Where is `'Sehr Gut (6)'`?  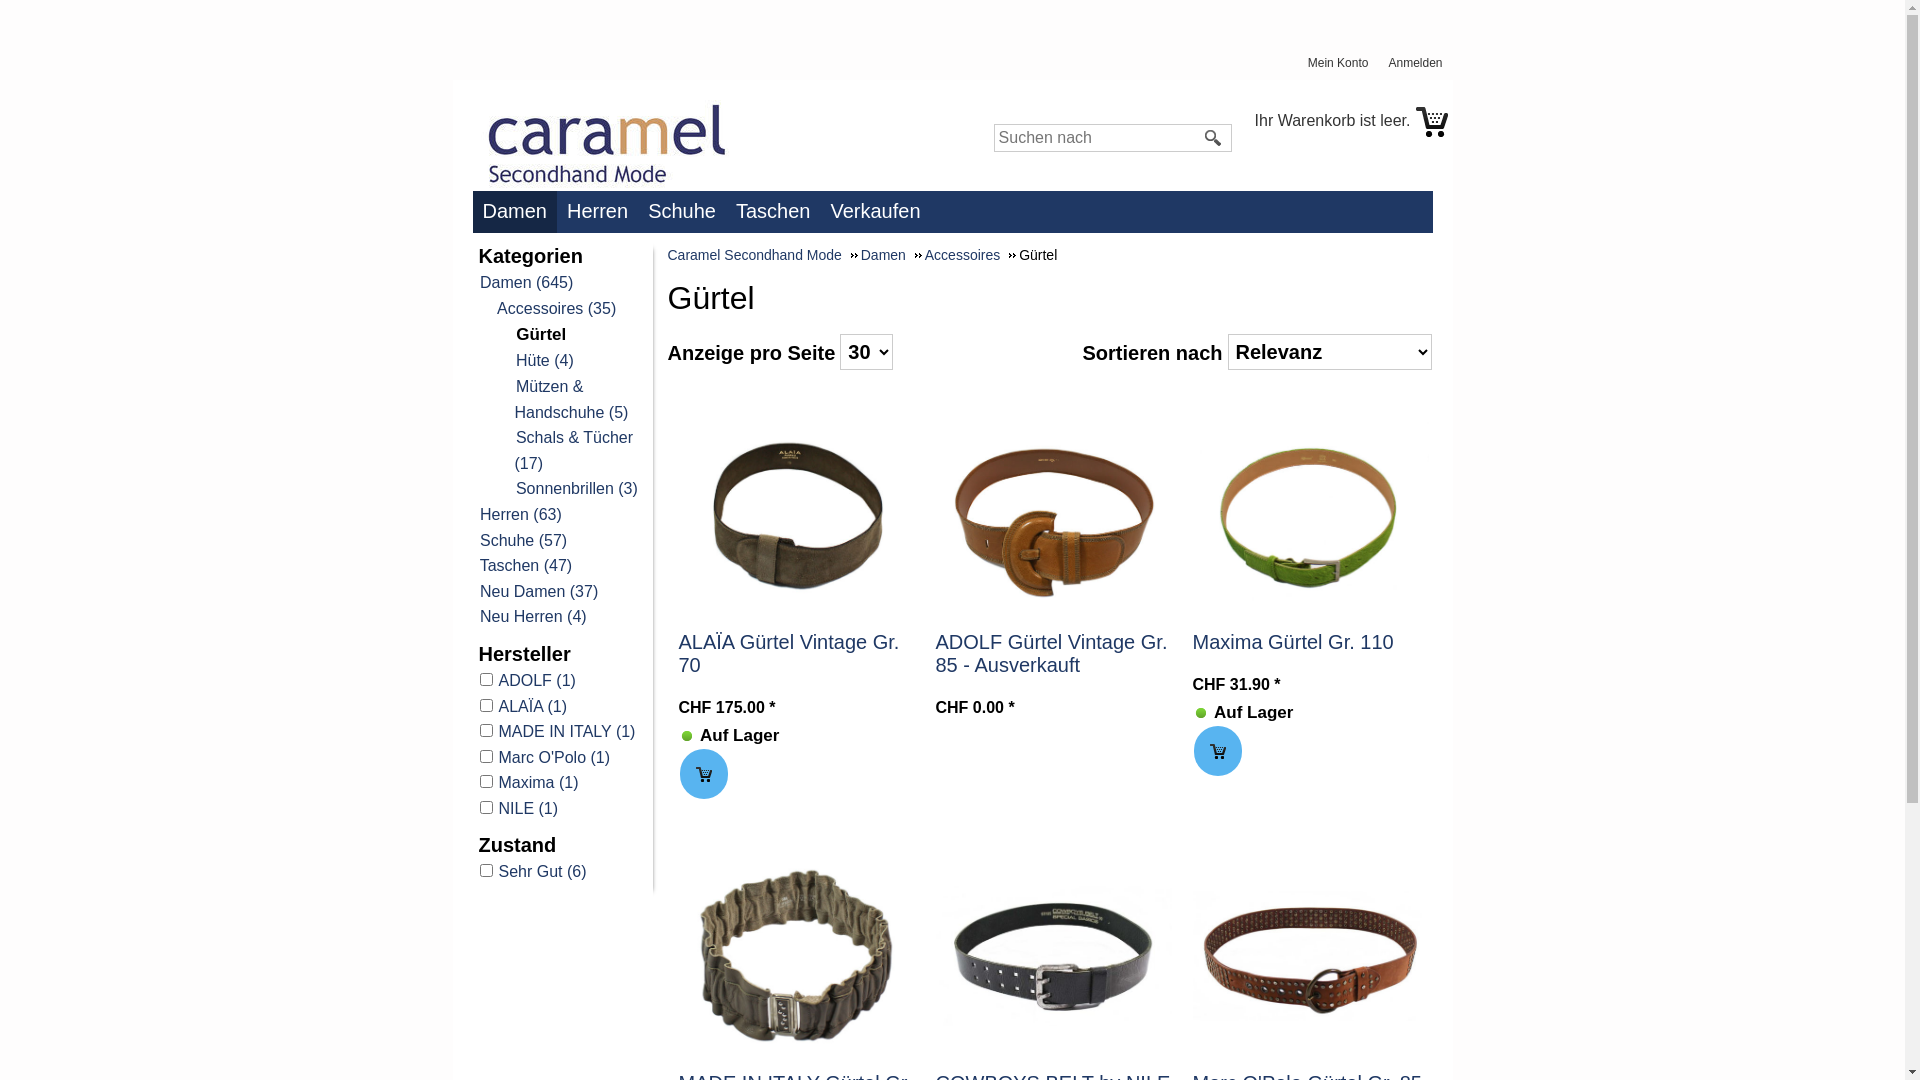
'Sehr Gut (6)' is located at coordinates (477, 870).